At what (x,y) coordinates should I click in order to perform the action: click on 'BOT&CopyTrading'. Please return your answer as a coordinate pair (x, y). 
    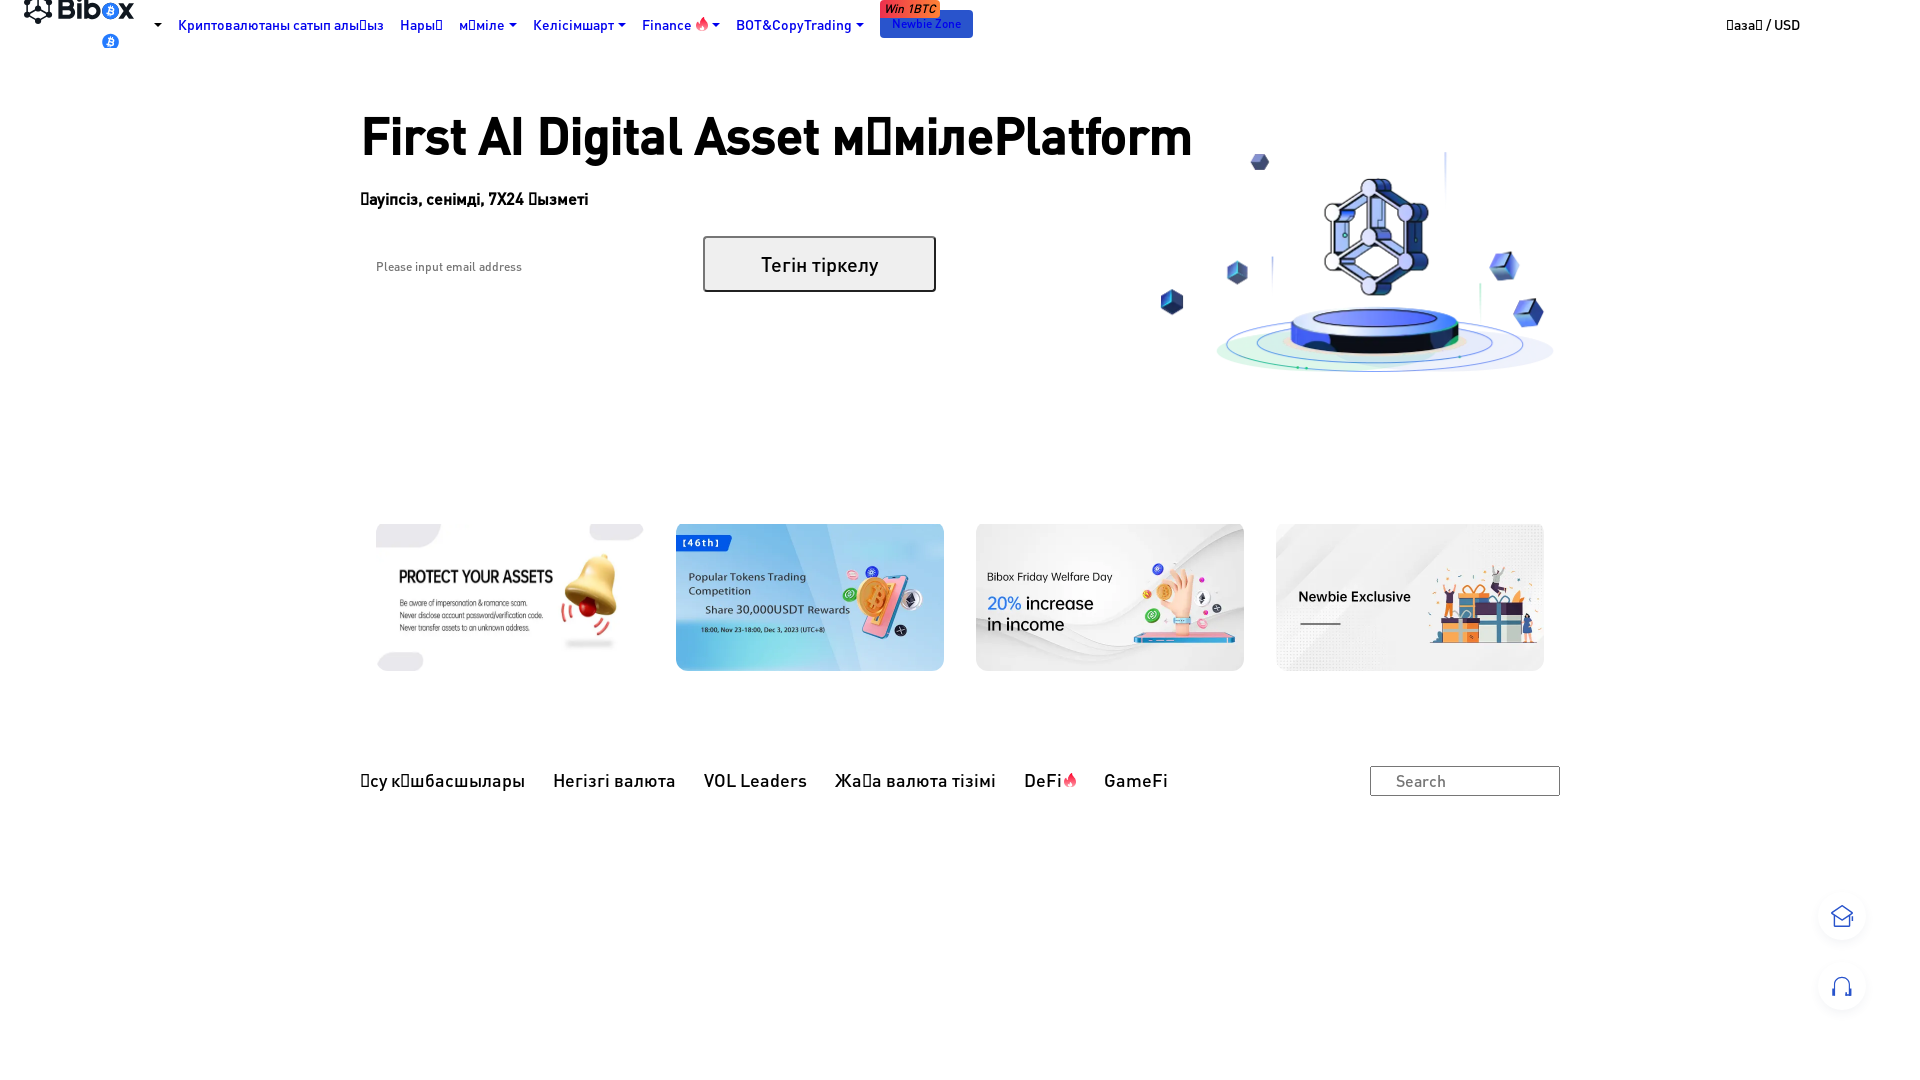
    Looking at the image, I should click on (734, 23).